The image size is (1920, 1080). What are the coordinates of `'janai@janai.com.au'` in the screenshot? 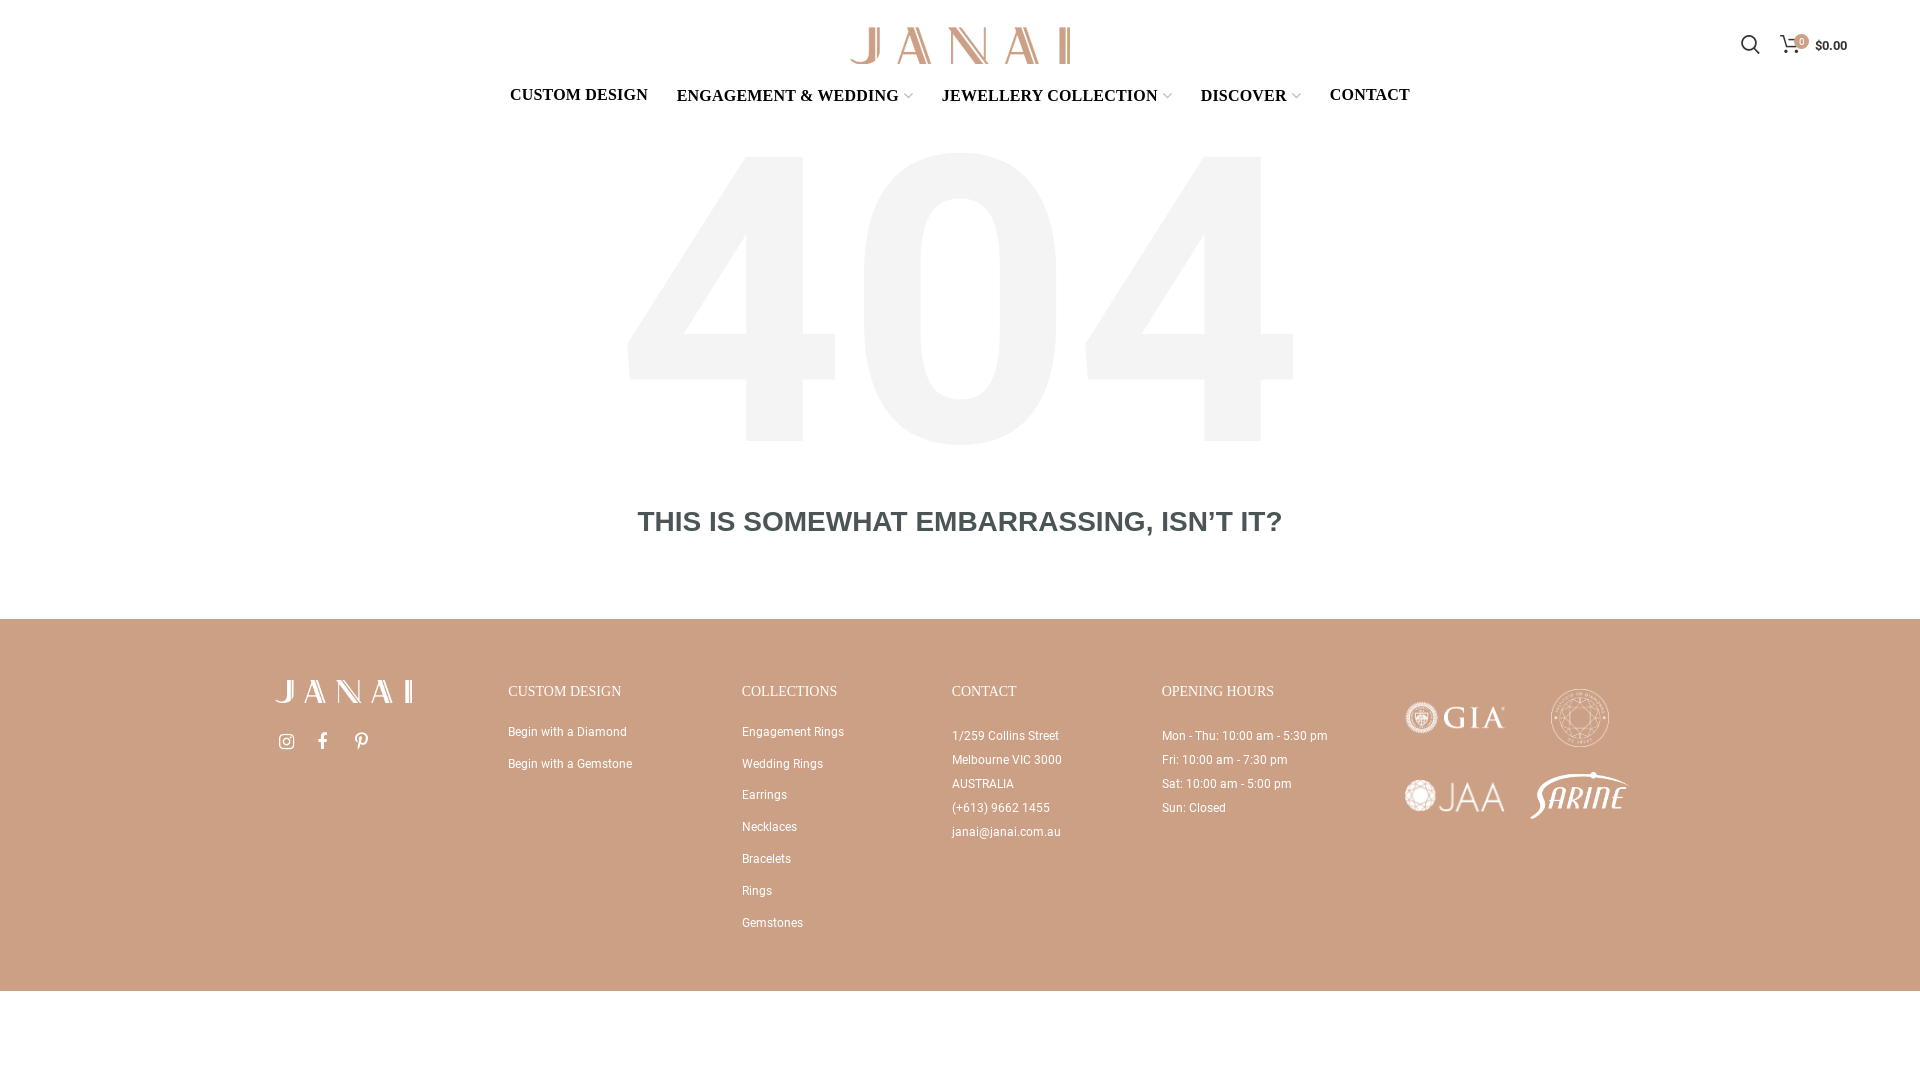 It's located at (950, 832).